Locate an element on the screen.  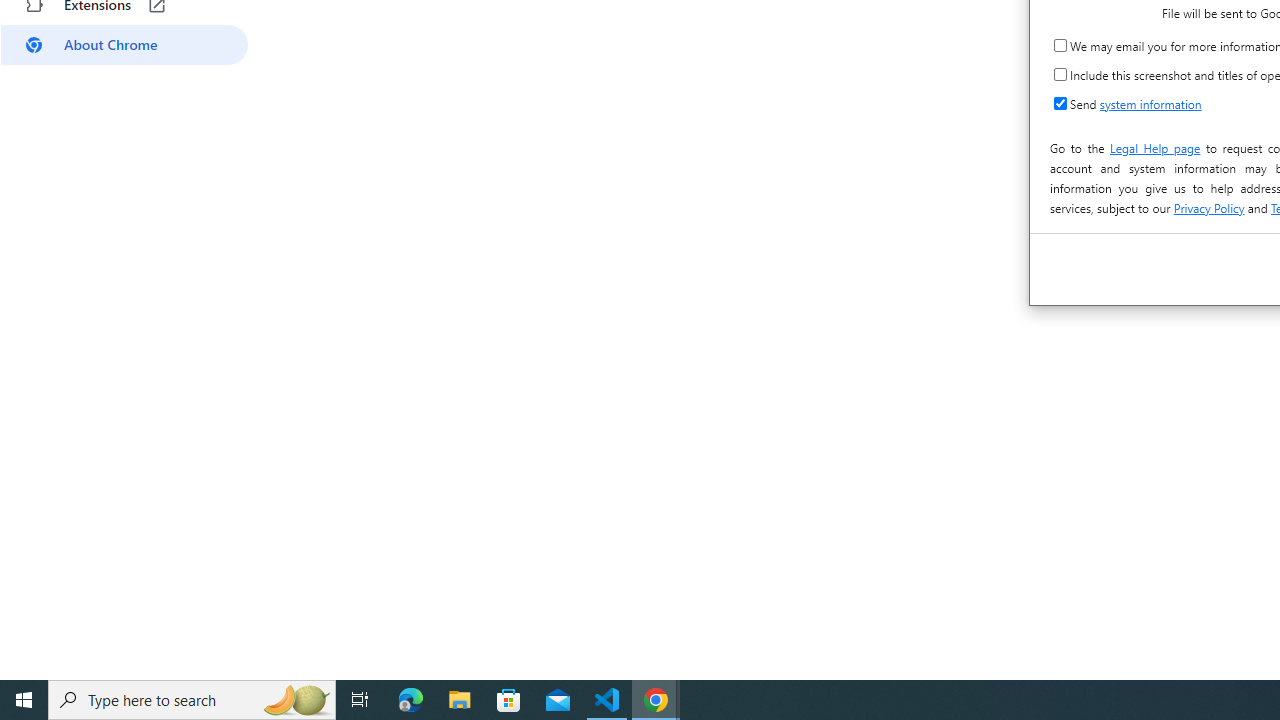
'Start' is located at coordinates (24, 698).